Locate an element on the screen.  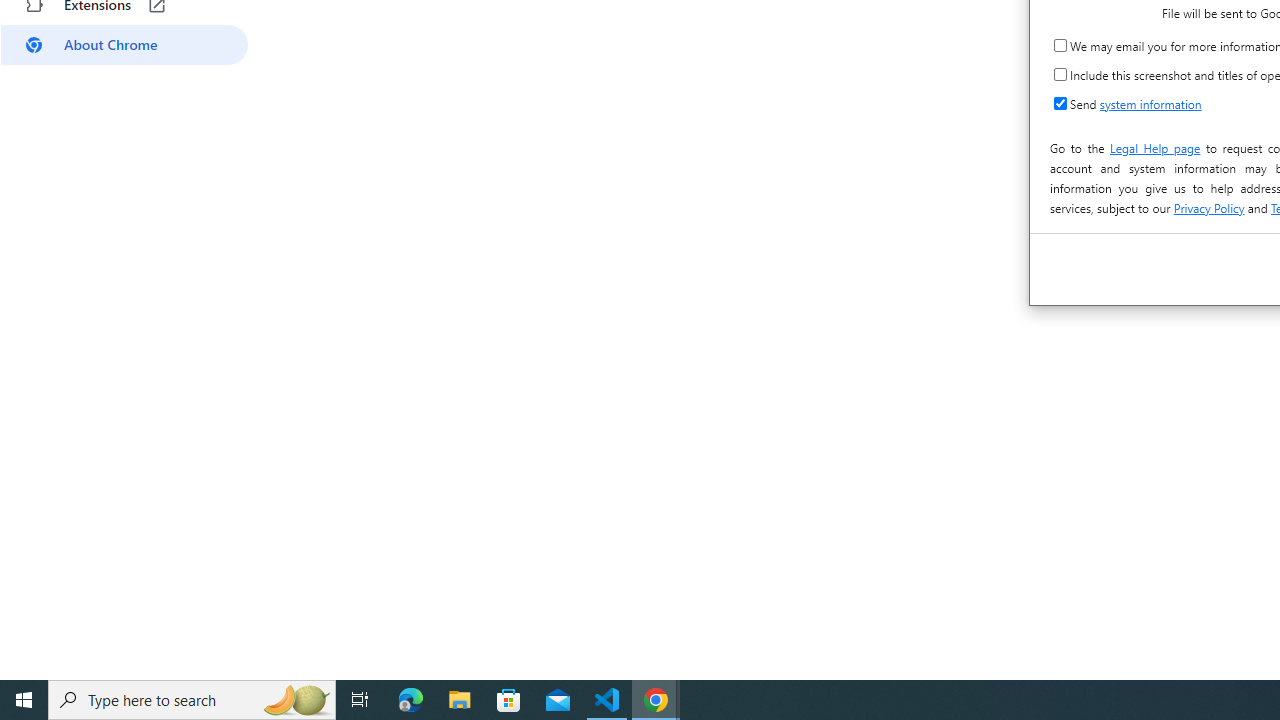
'Start' is located at coordinates (24, 698).